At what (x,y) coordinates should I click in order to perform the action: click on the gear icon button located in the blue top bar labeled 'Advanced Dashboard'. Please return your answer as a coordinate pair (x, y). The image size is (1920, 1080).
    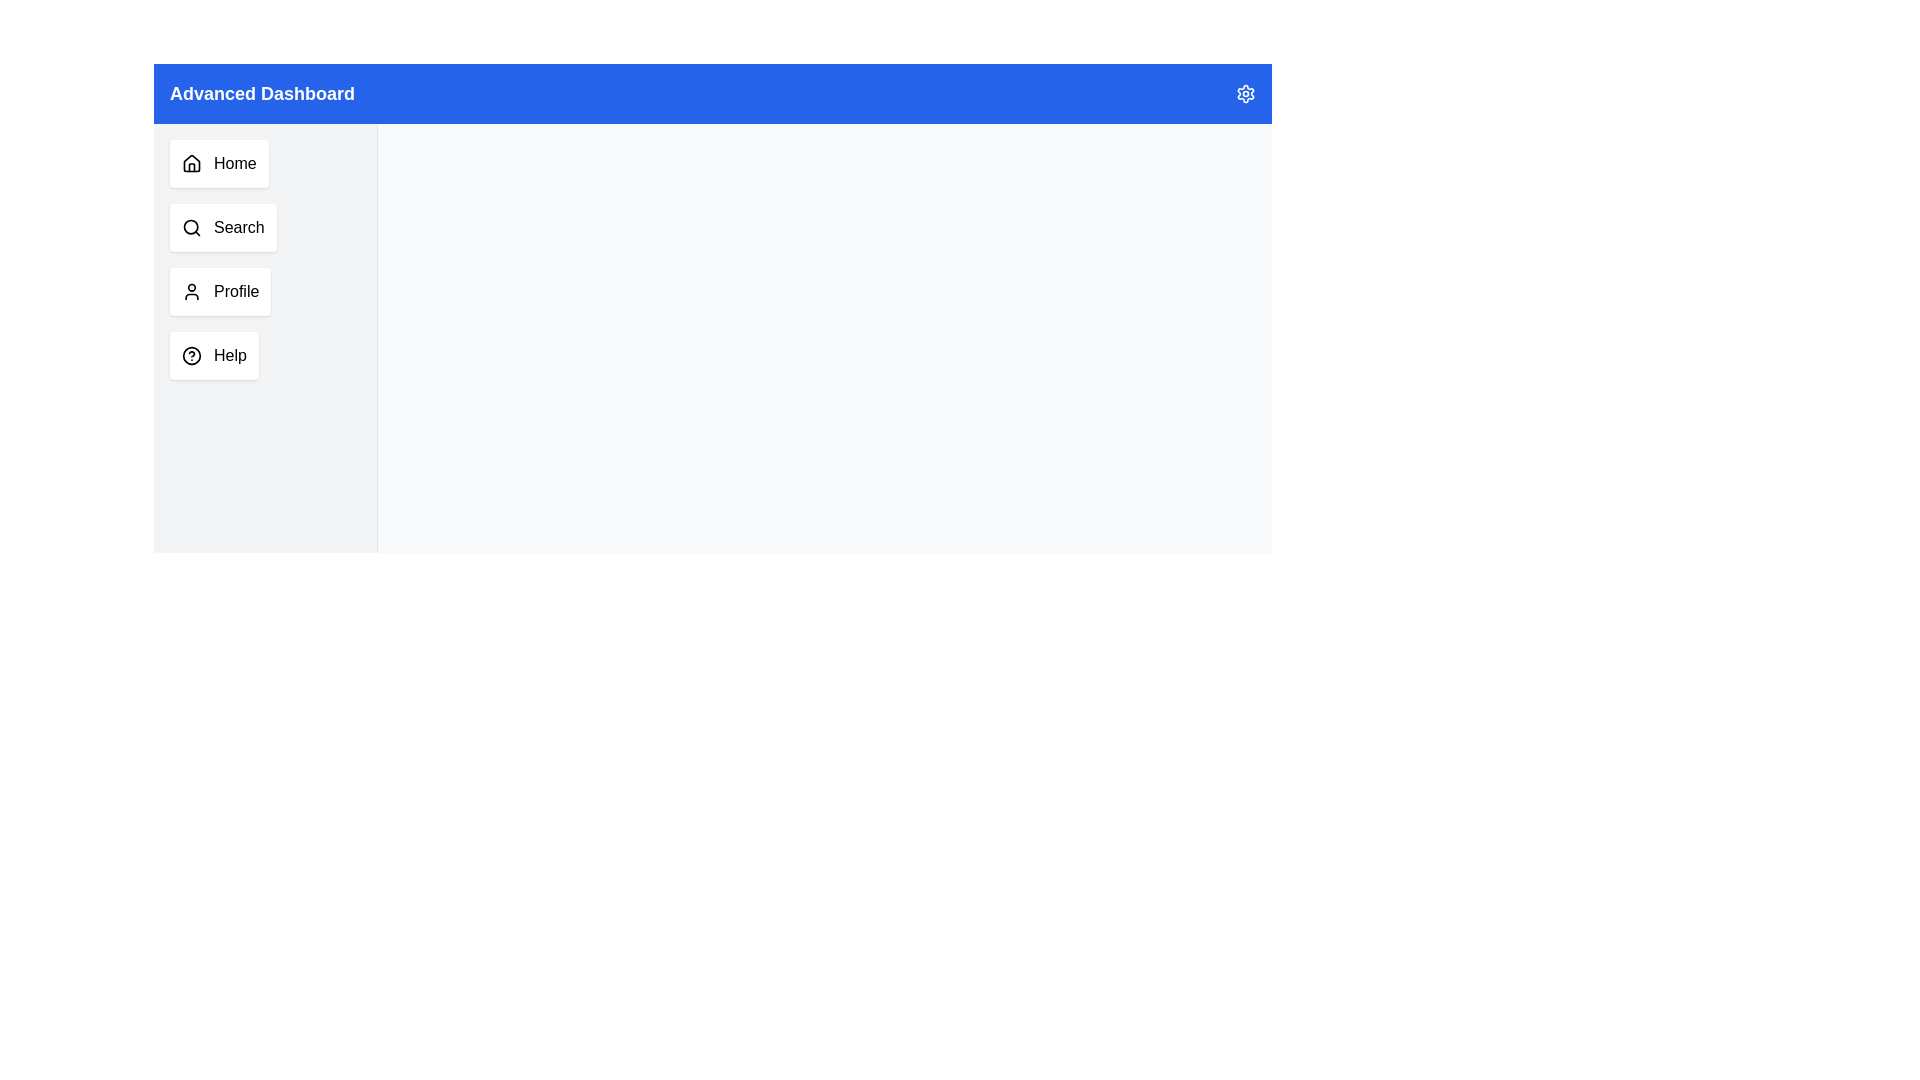
    Looking at the image, I should click on (1245, 93).